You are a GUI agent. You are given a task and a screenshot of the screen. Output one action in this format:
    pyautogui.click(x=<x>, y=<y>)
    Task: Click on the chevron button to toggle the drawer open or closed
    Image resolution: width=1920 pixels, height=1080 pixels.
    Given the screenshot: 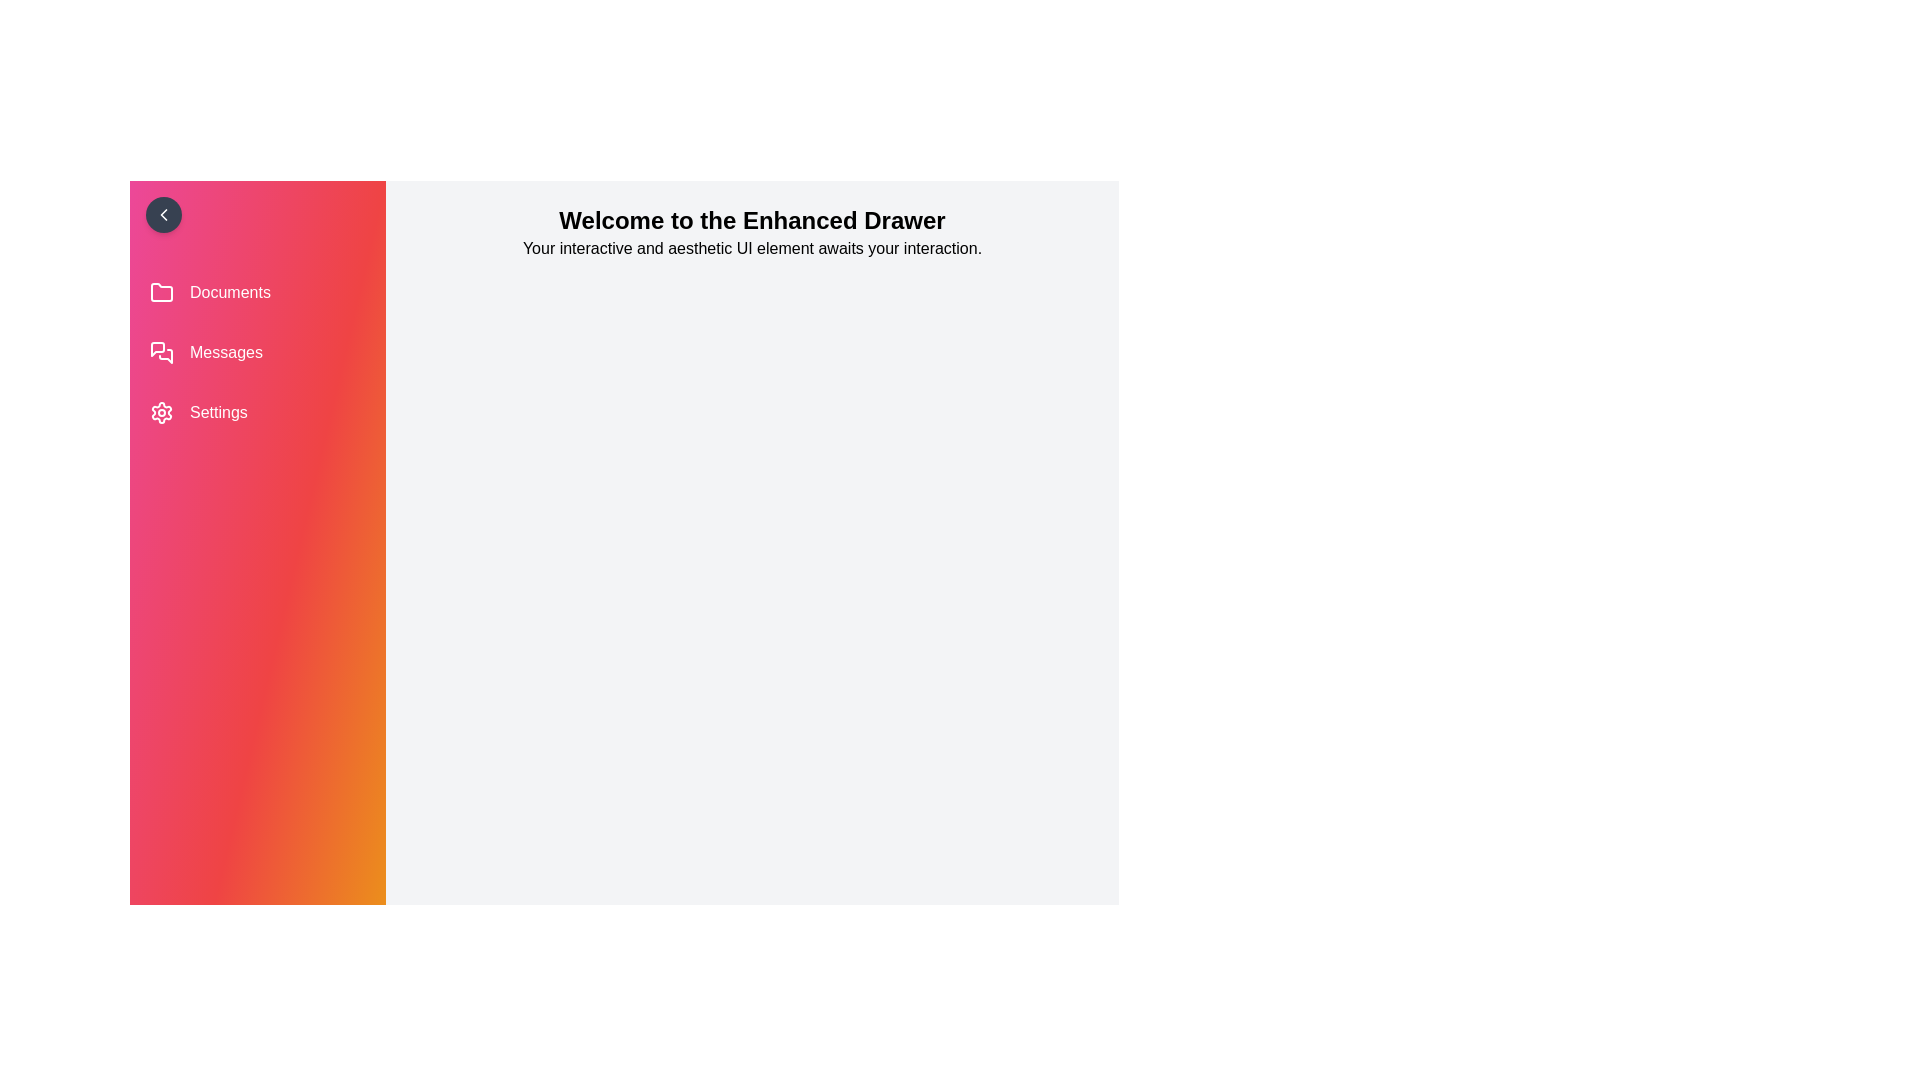 What is the action you would take?
    pyautogui.click(x=163, y=215)
    